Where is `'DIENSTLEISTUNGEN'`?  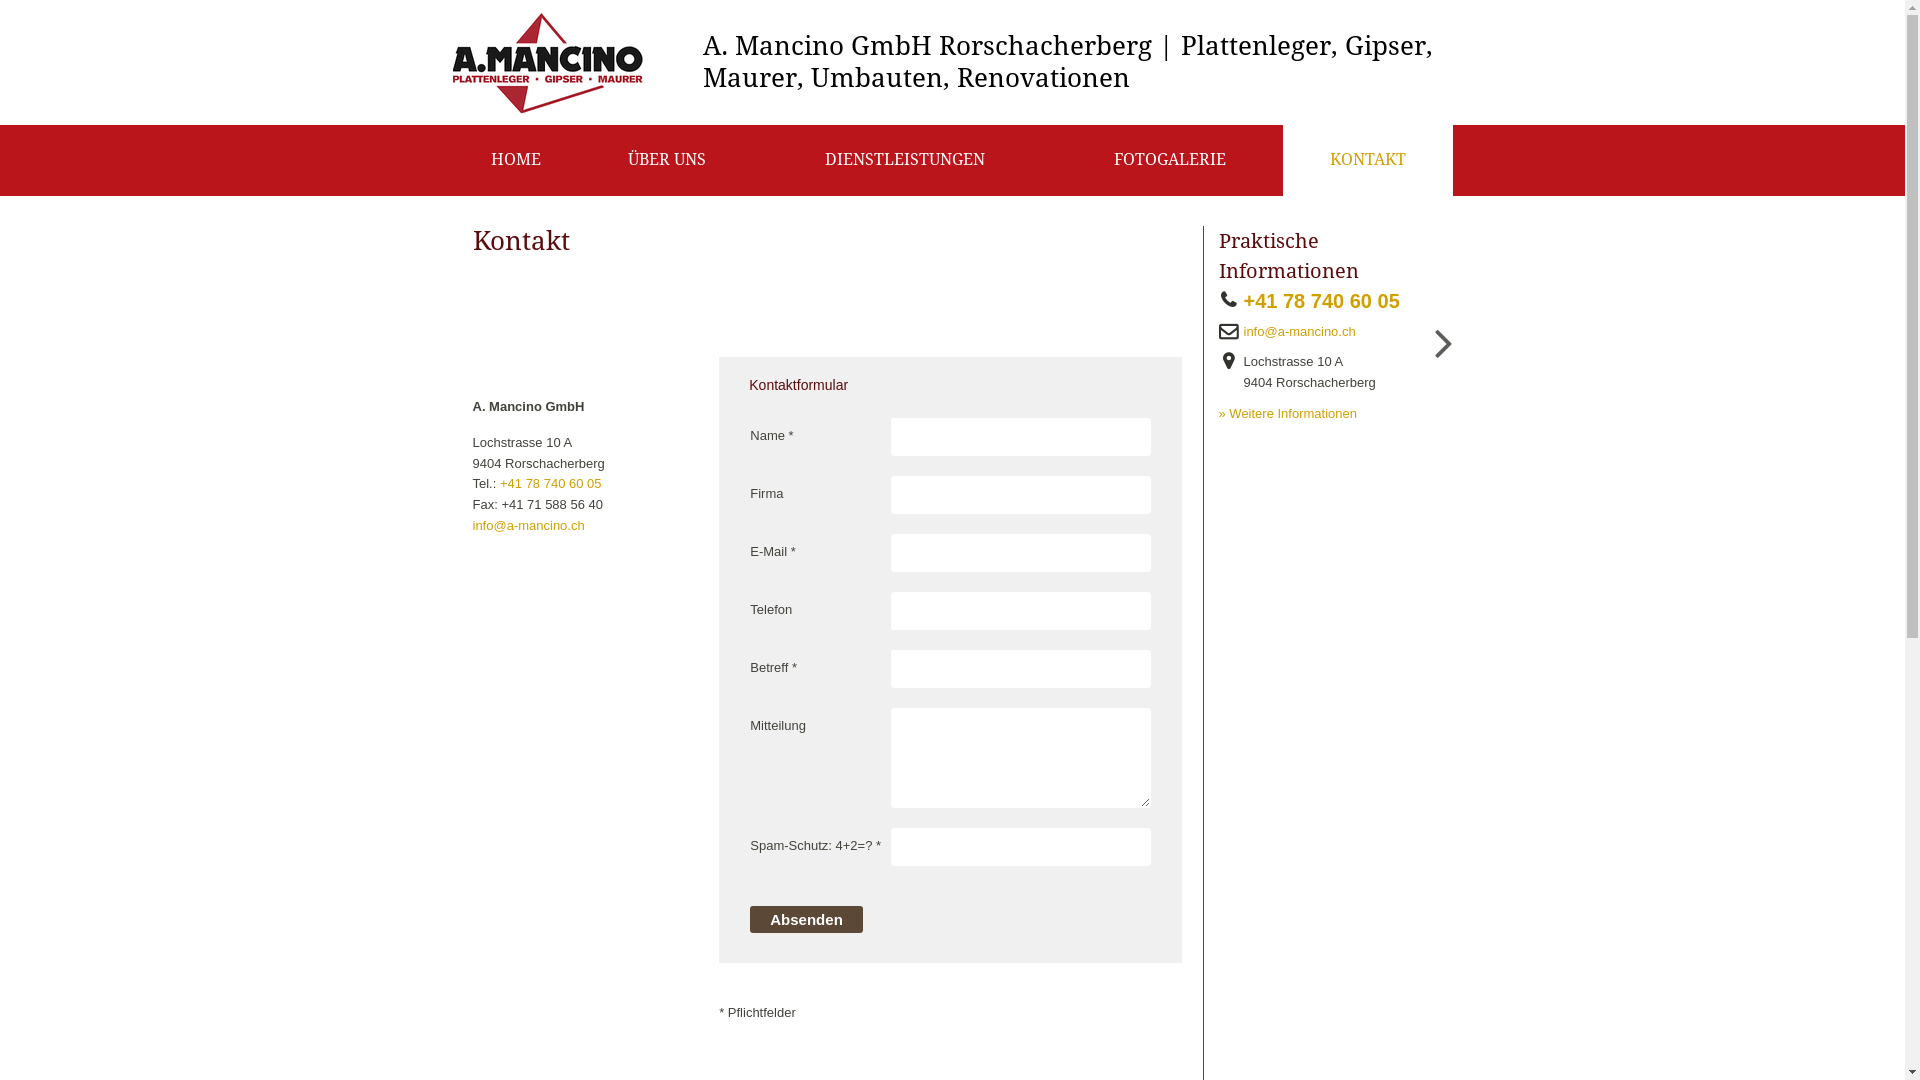 'DIENSTLEISTUNGEN' is located at coordinates (904, 159).